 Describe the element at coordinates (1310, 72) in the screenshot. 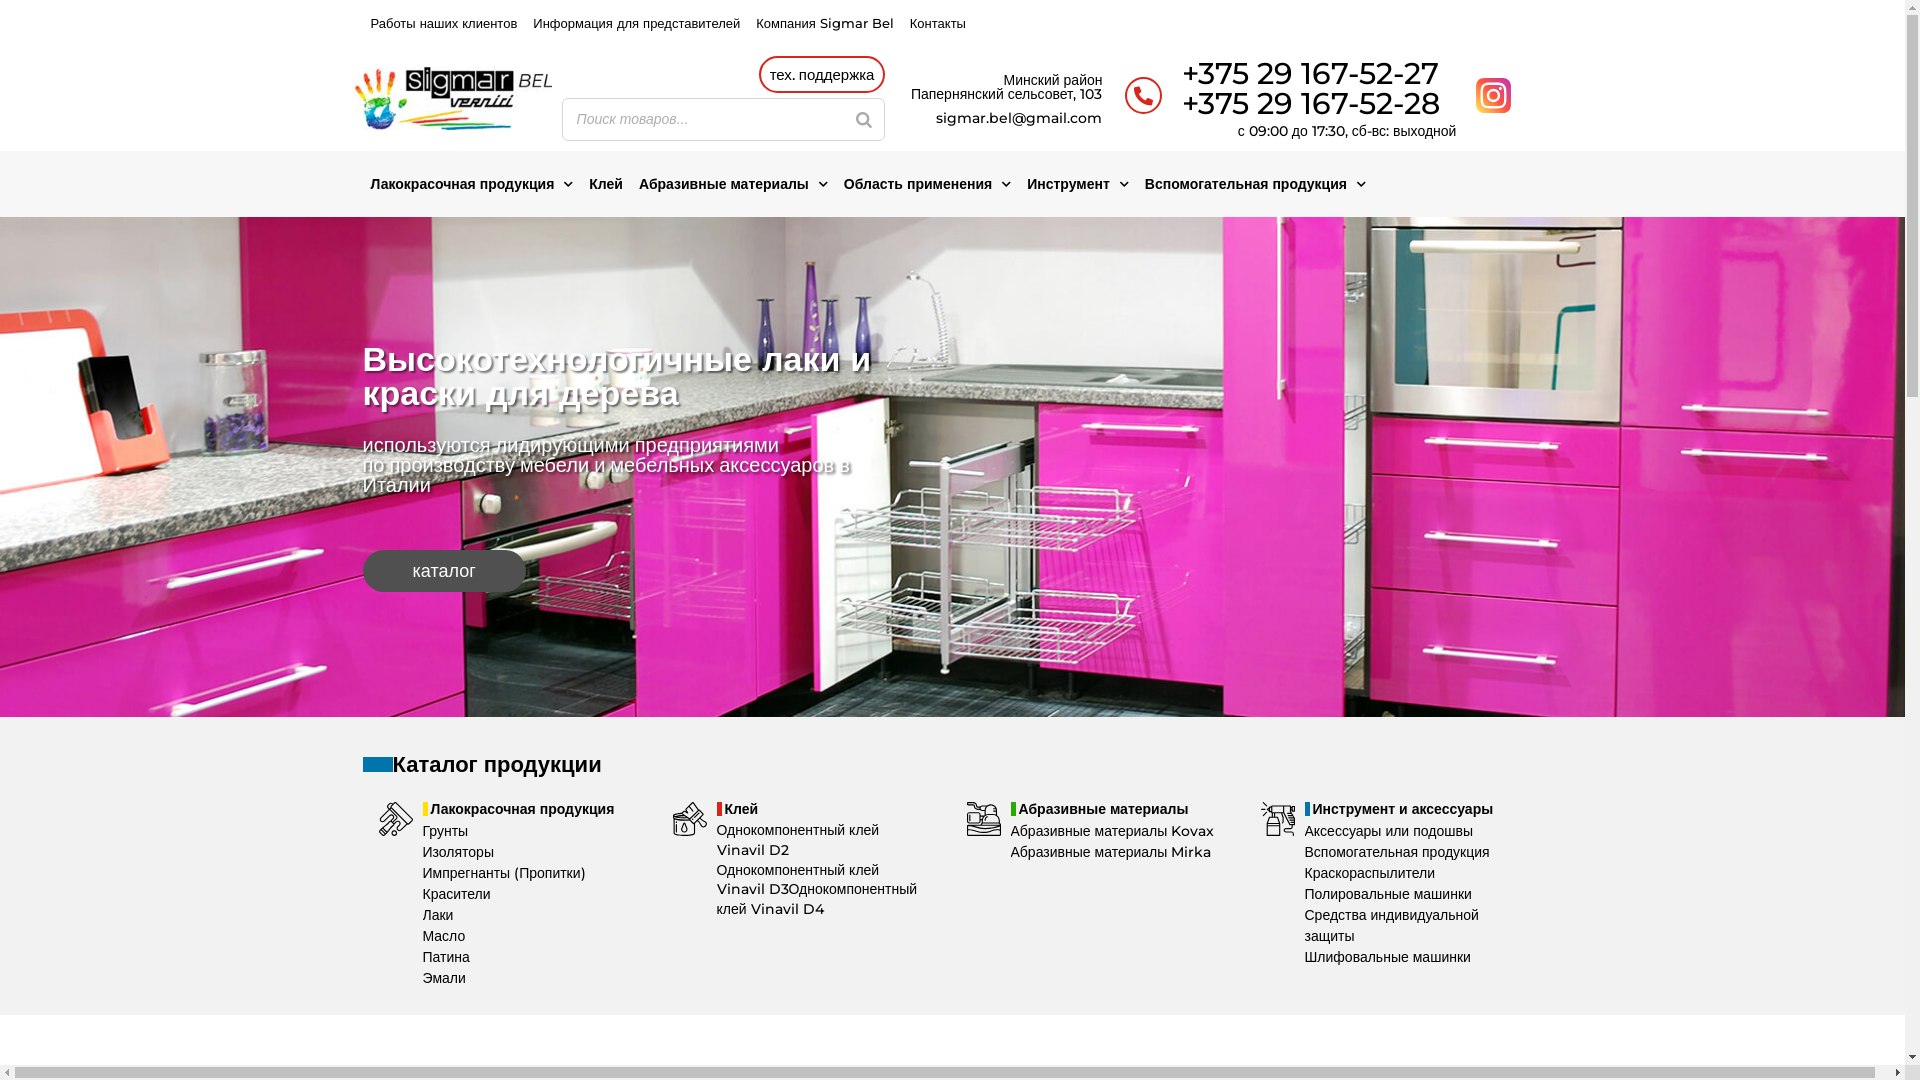

I see `'+375 29 167-52-27'` at that location.